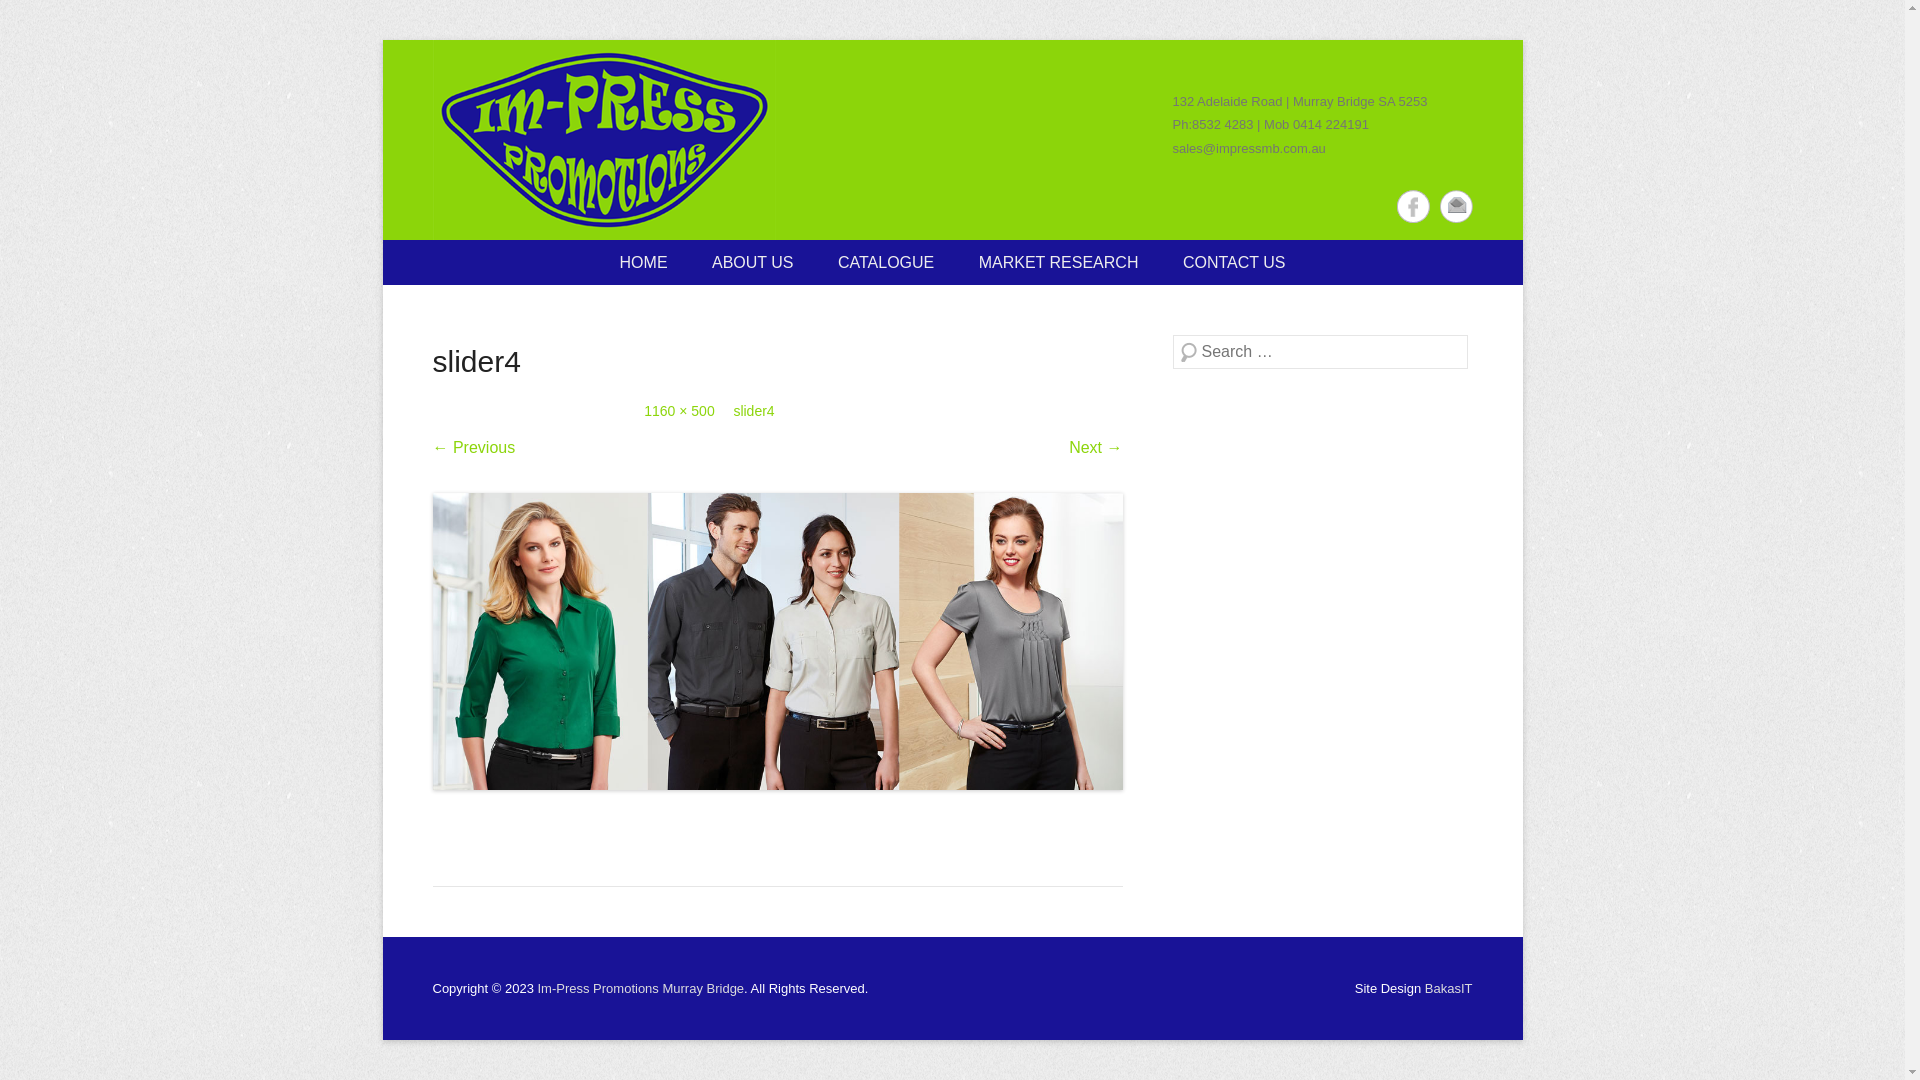 This screenshot has height=1080, width=1920. I want to click on 'BakasIT', so click(1449, 987).